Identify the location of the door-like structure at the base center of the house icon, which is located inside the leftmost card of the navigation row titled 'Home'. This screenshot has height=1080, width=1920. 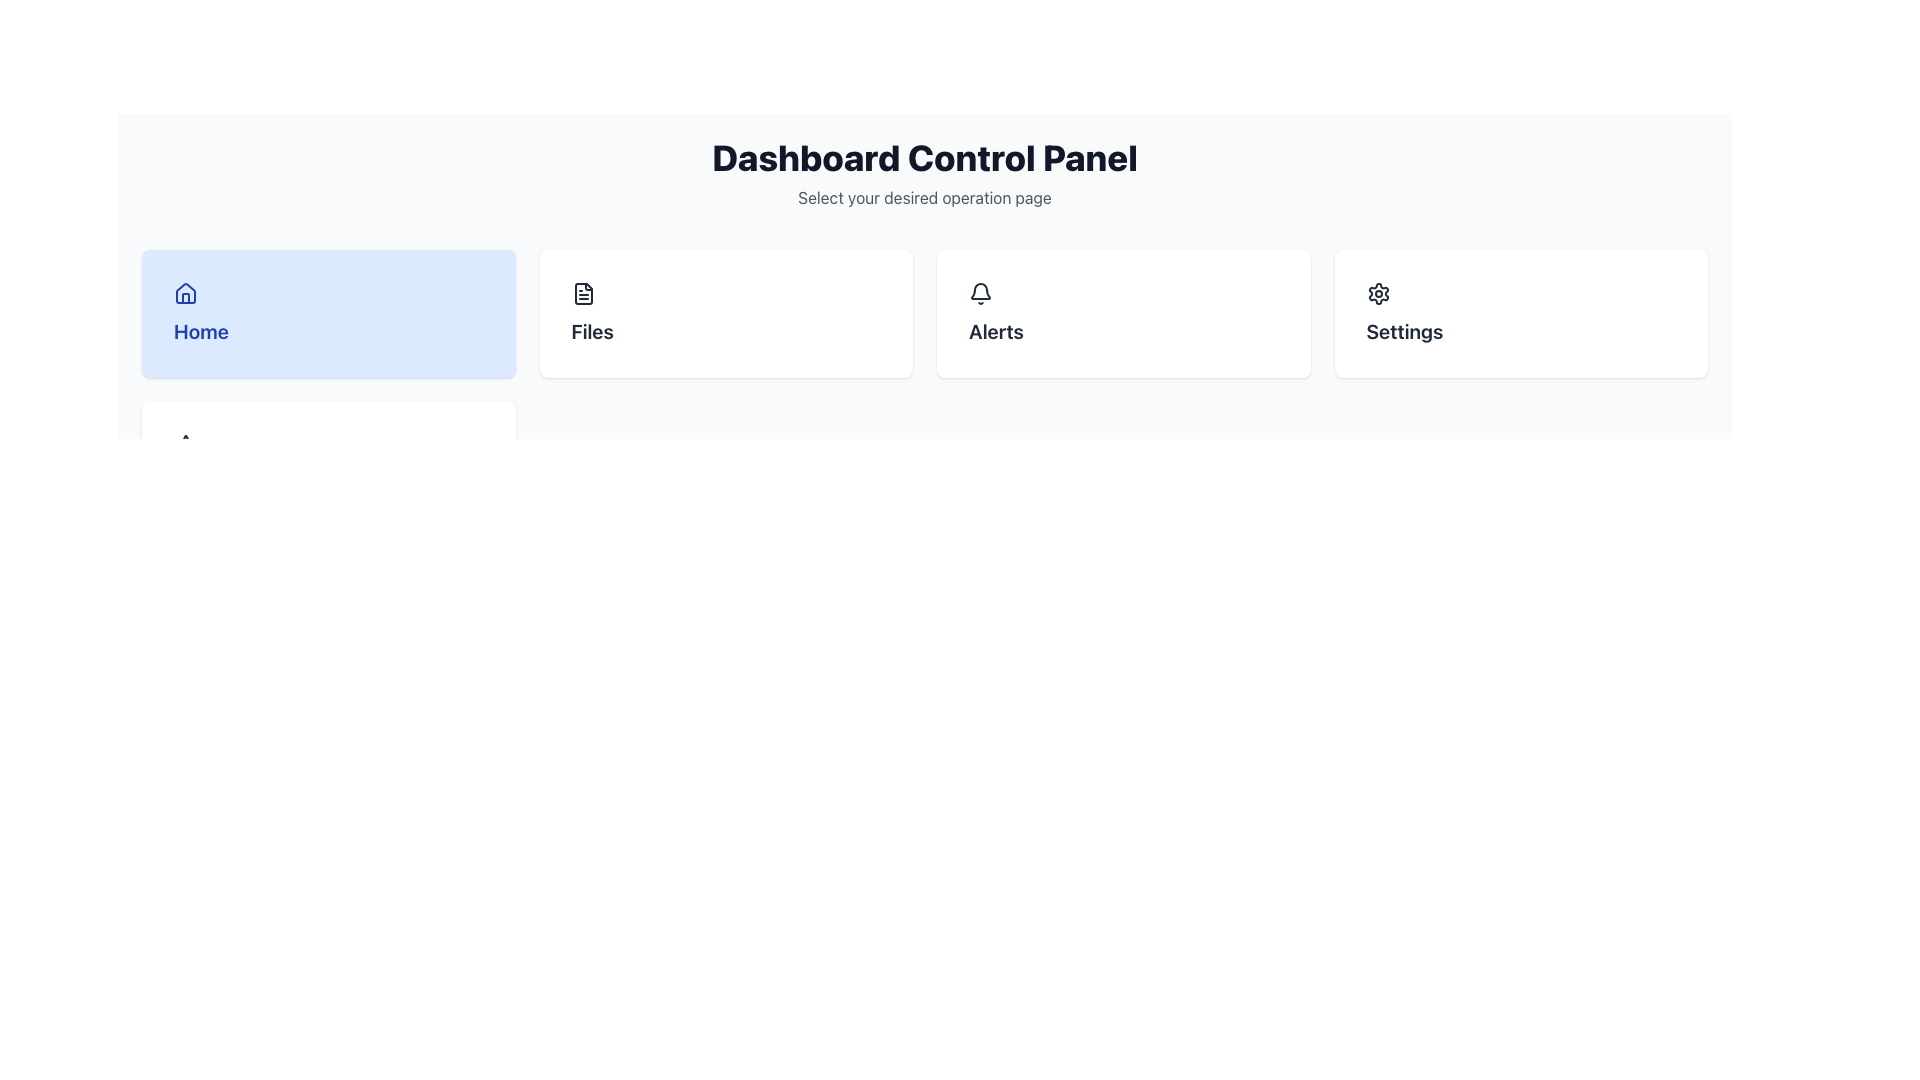
(186, 297).